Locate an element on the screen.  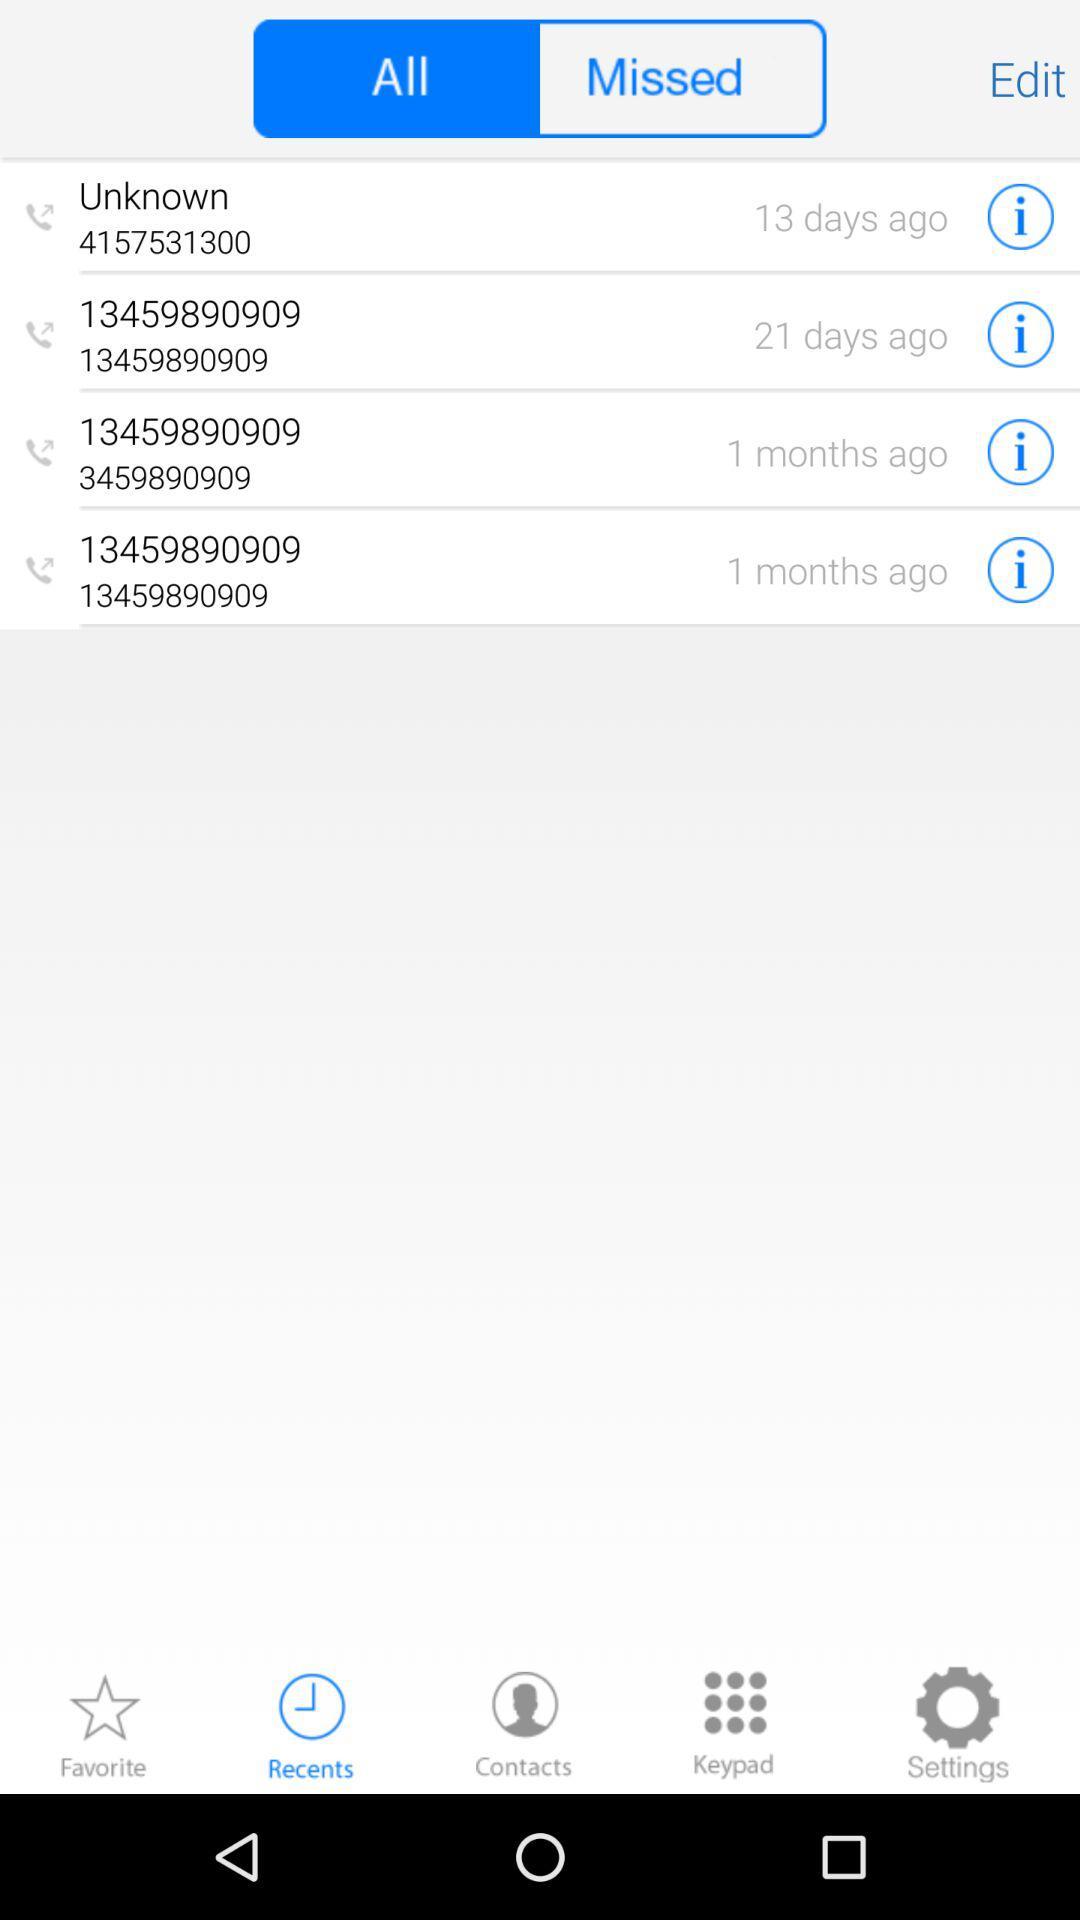
the time icon is located at coordinates (311, 1844).